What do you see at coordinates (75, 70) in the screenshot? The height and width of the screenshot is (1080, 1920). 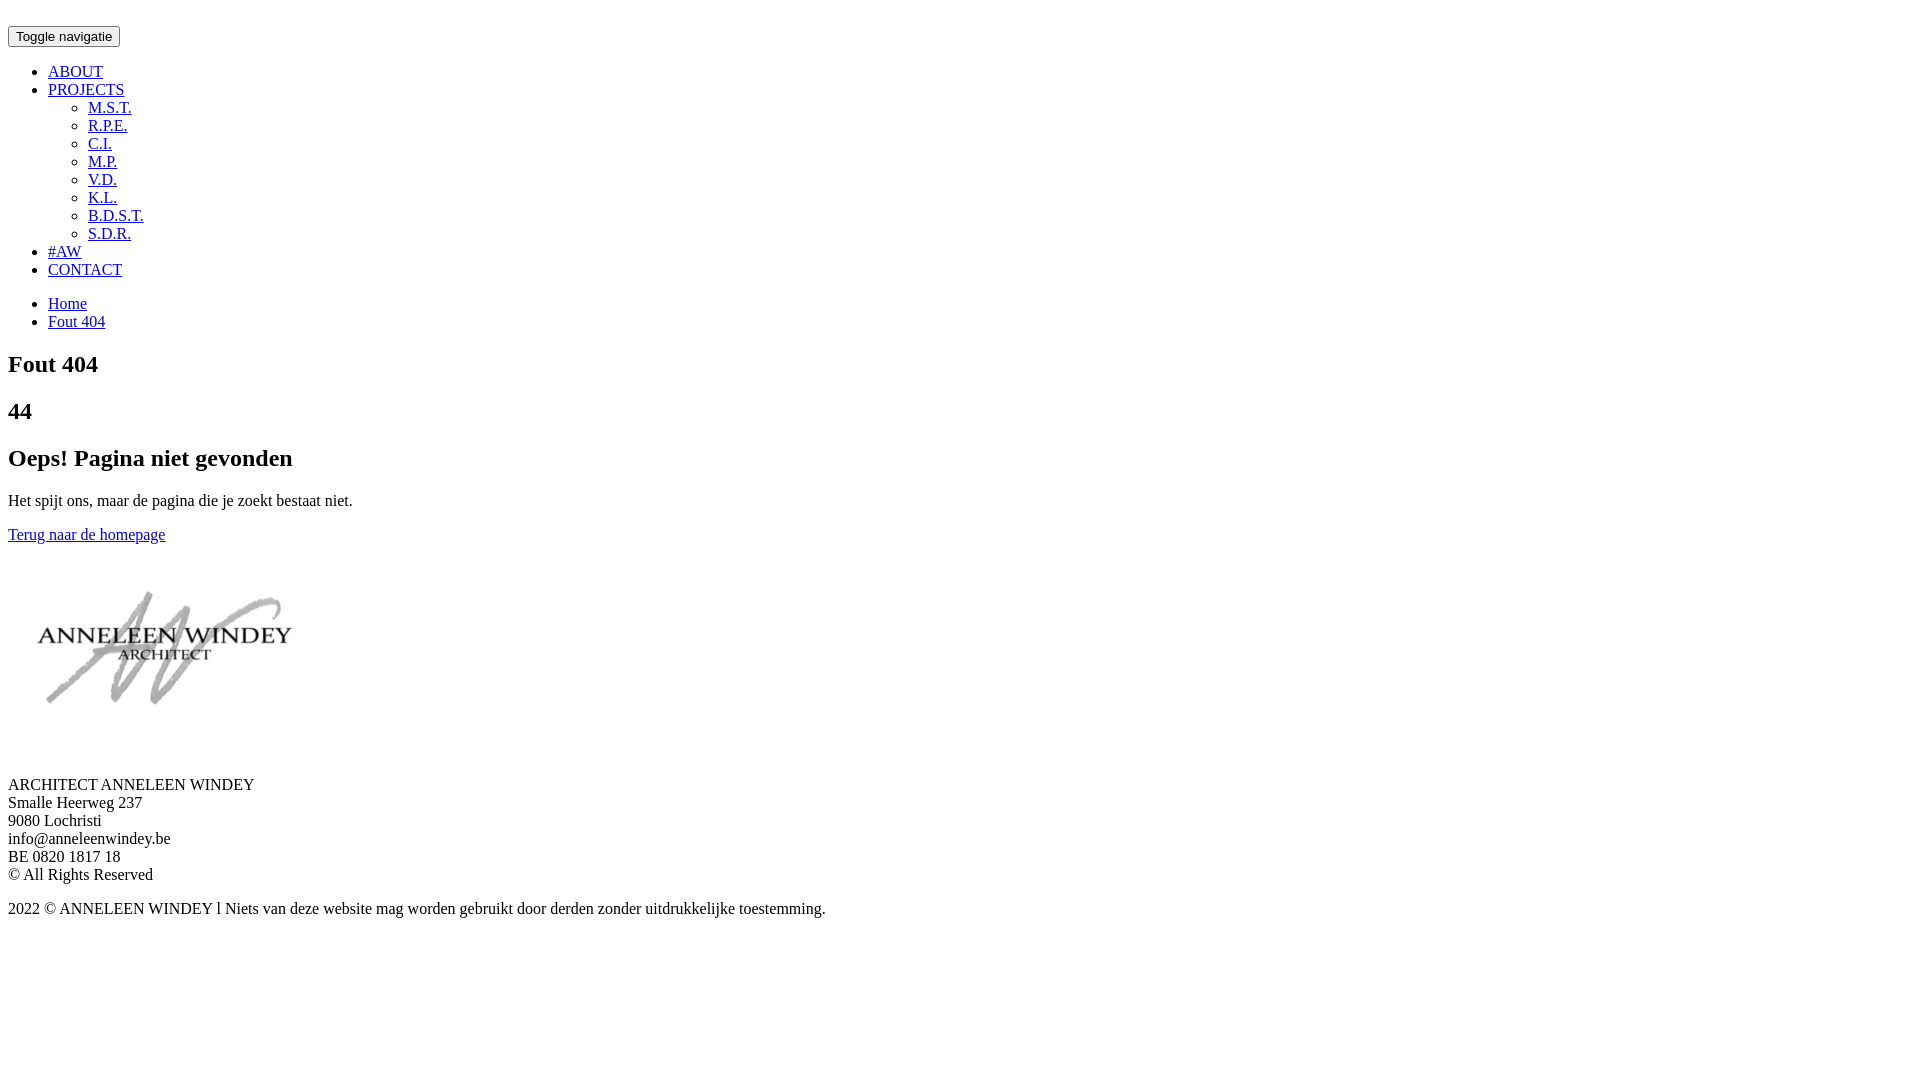 I see `'ABOUT'` at bounding box center [75, 70].